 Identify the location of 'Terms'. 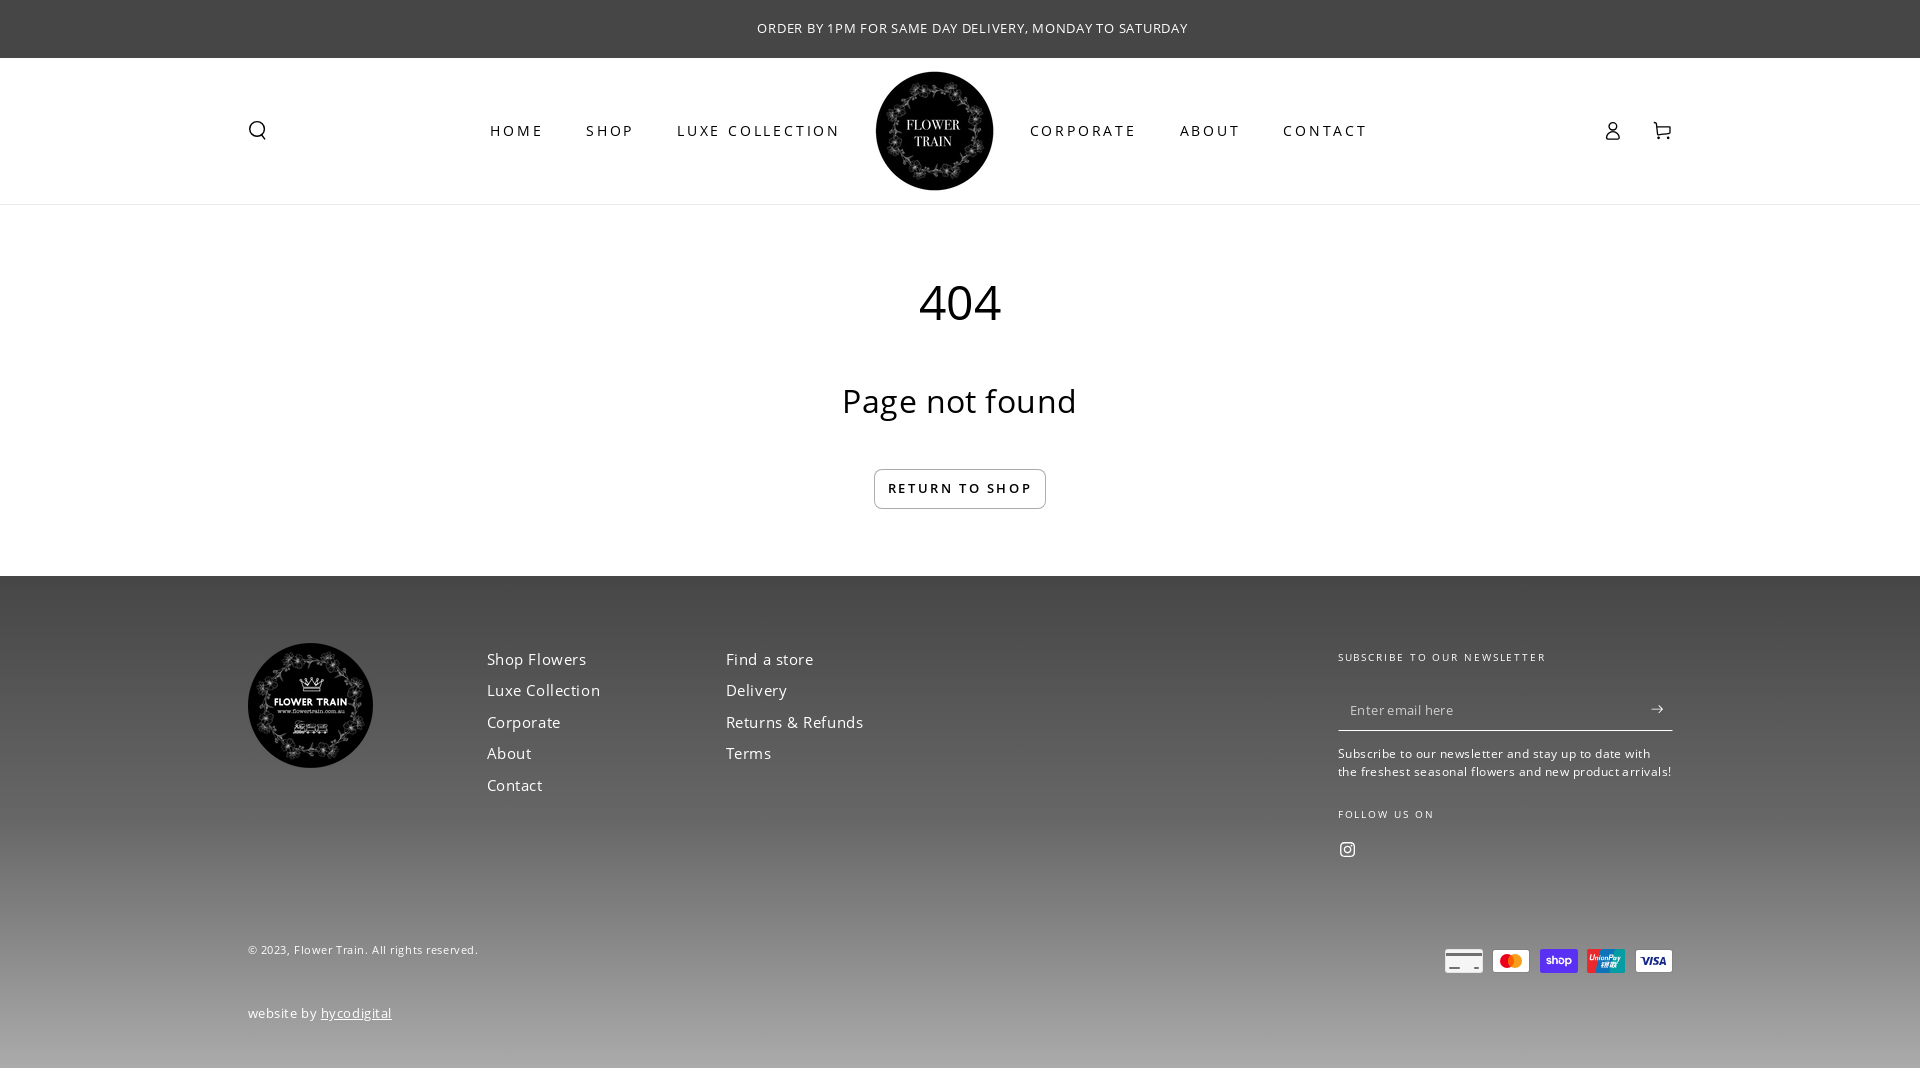
(724, 752).